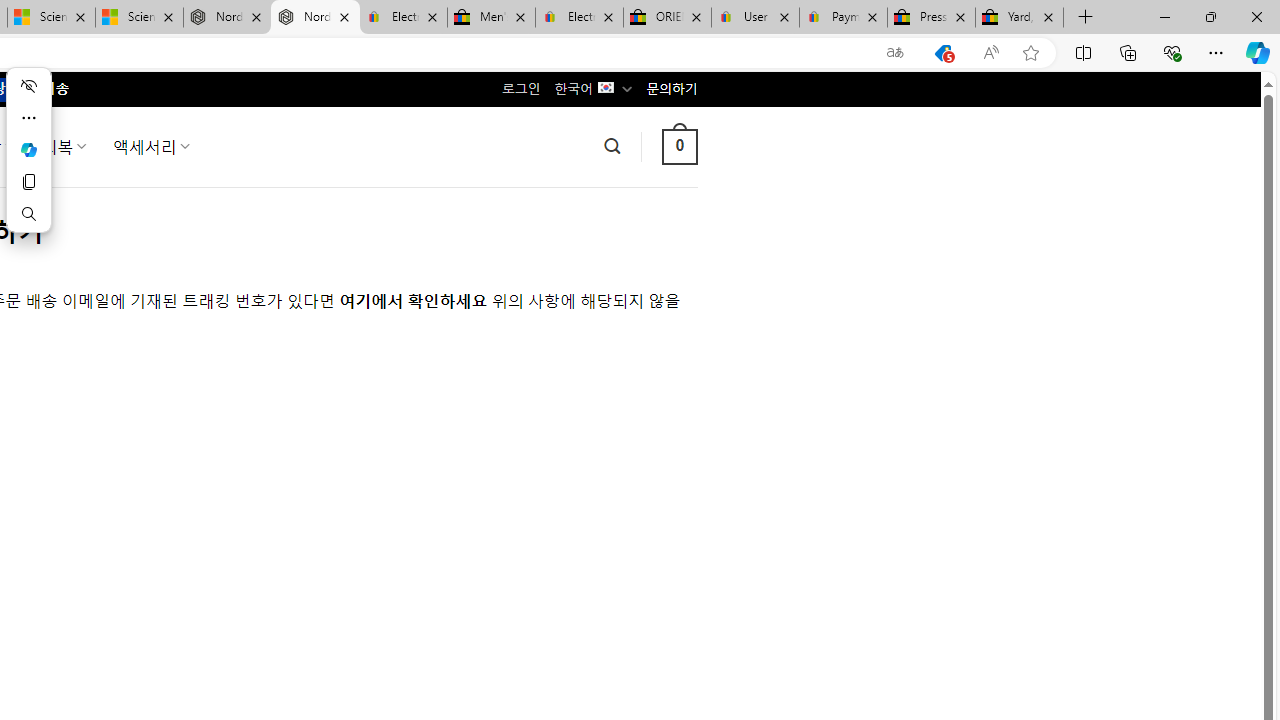 The height and width of the screenshot is (720, 1280). What do you see at coordinates (28, 85) in the screenshot?
I see `'Hide menu'` at bounding box center [28, 85].